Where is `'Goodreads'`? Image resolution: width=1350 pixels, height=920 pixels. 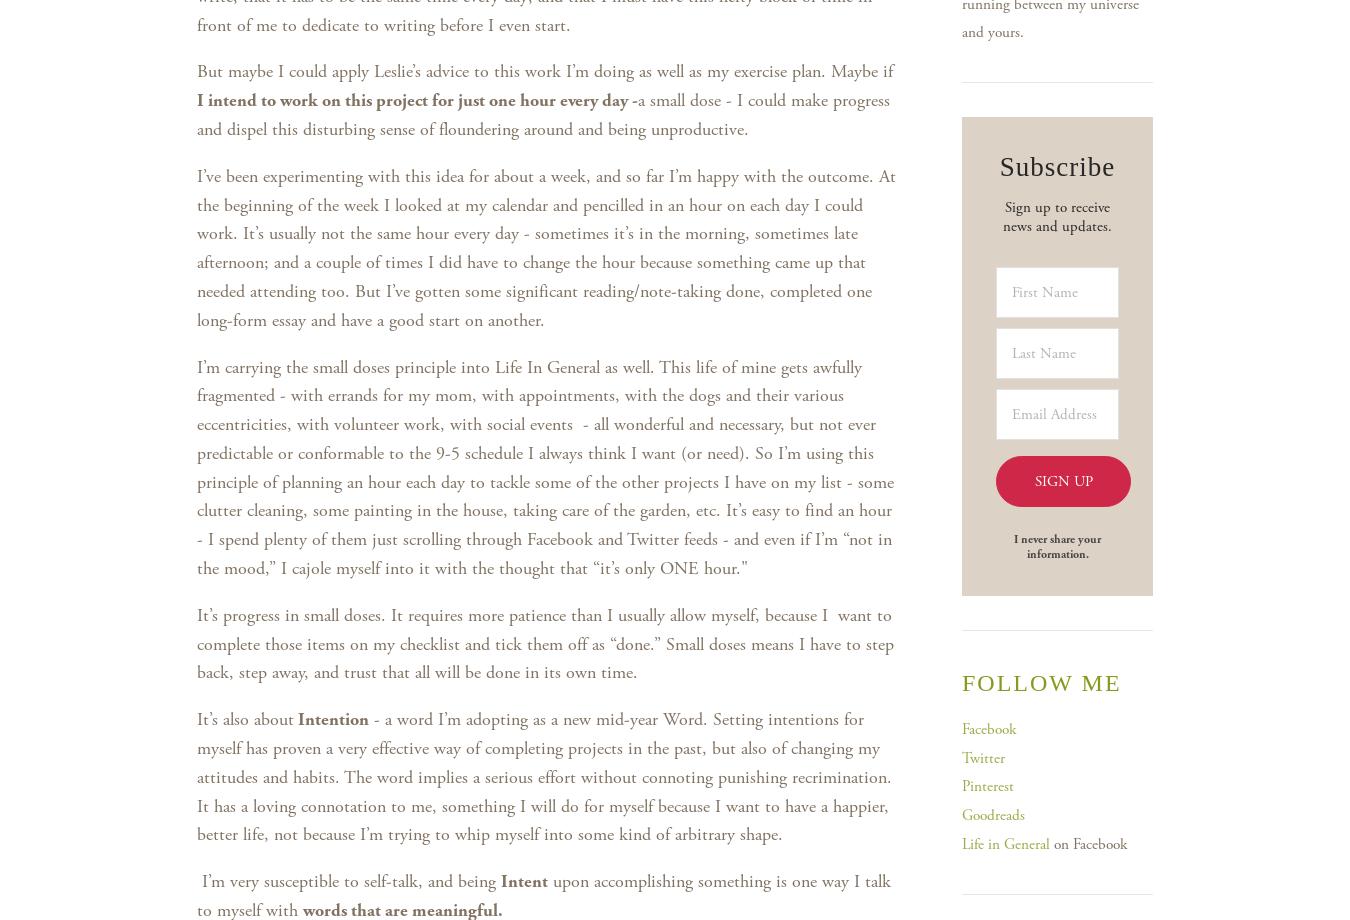
'Goodreads' is located at coordinates (992, 814).